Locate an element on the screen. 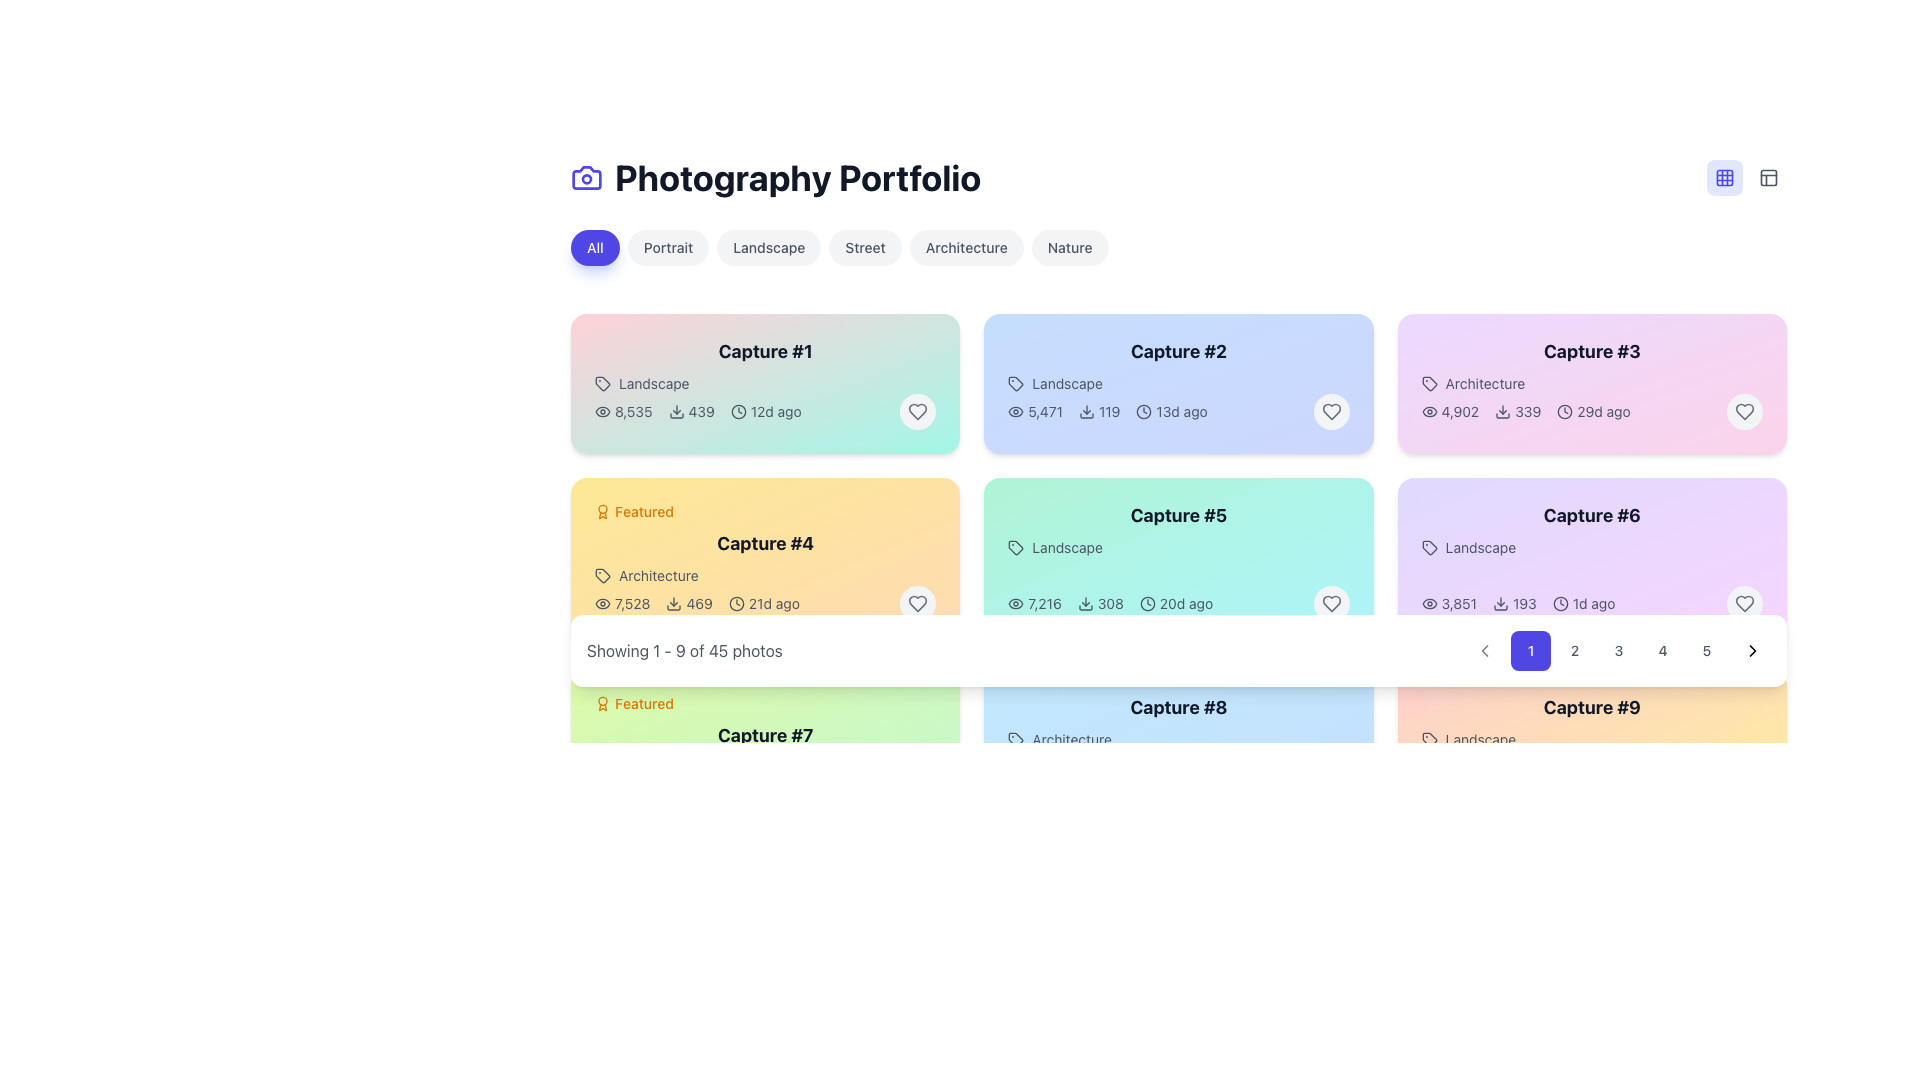  the tag icon located next to the text label 'Architecture', which is styled with smooth lines and rounded edges, and is the leftmost component in the label group is located at coordinates (1016, 740).